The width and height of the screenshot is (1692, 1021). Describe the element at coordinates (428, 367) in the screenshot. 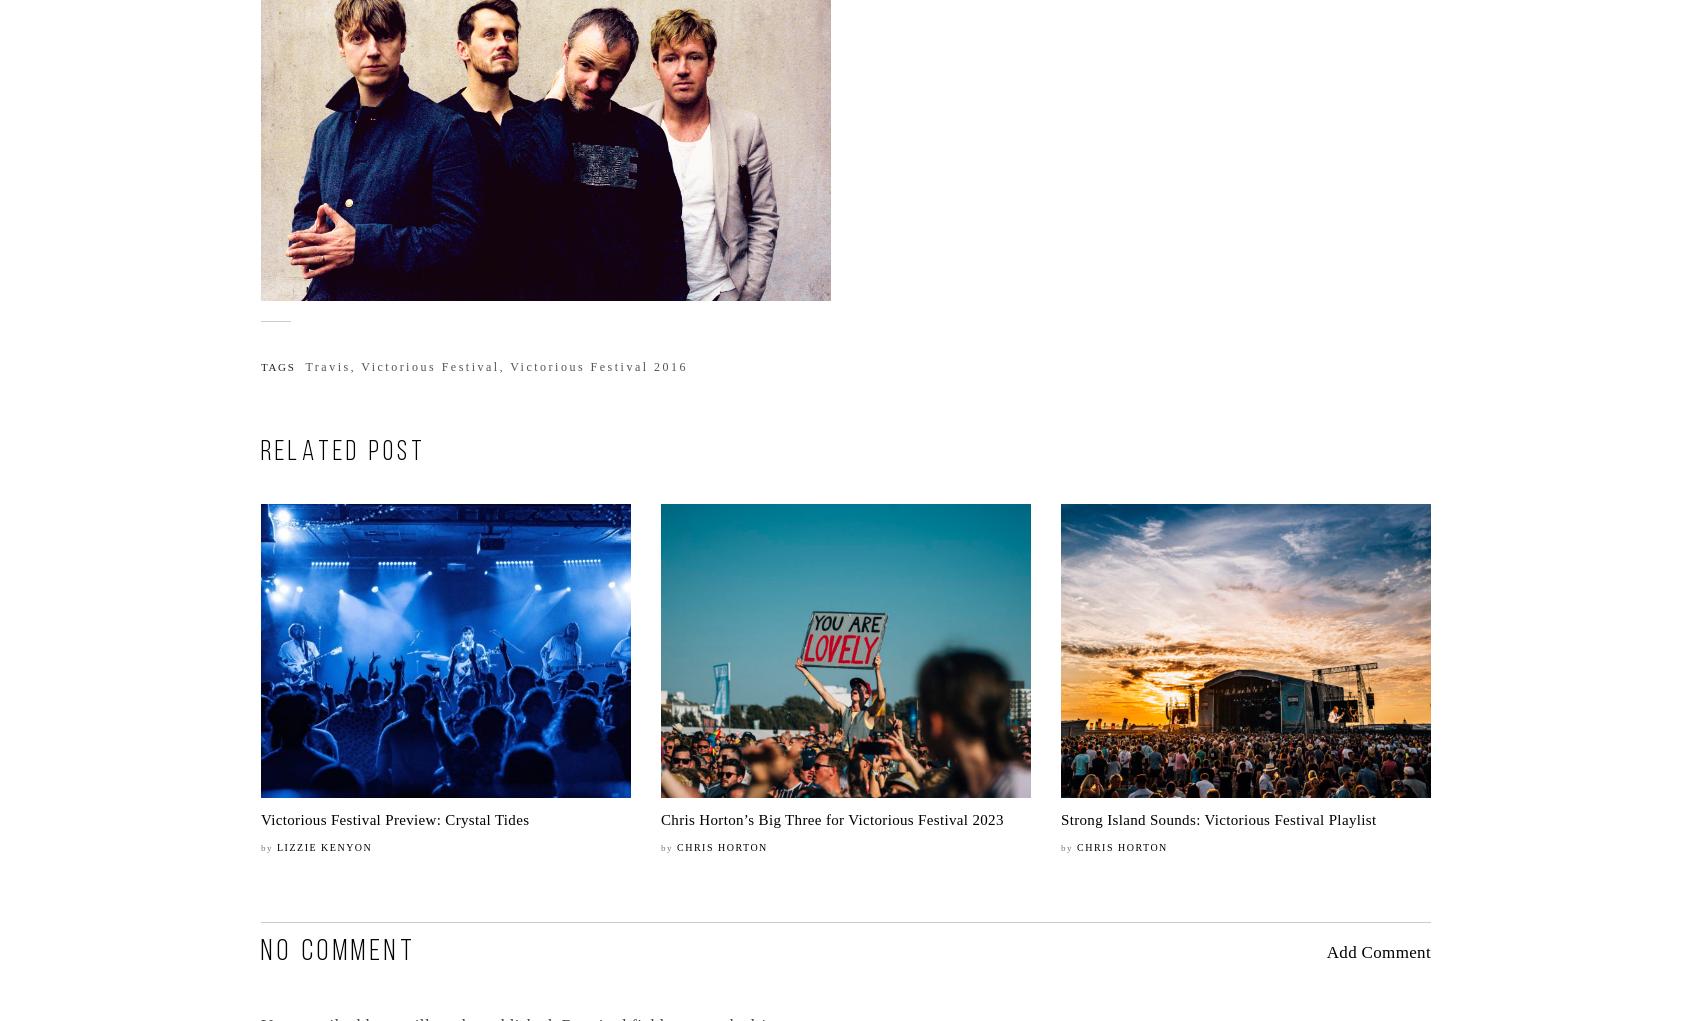

I see `'Victorious Festival'` at that location.